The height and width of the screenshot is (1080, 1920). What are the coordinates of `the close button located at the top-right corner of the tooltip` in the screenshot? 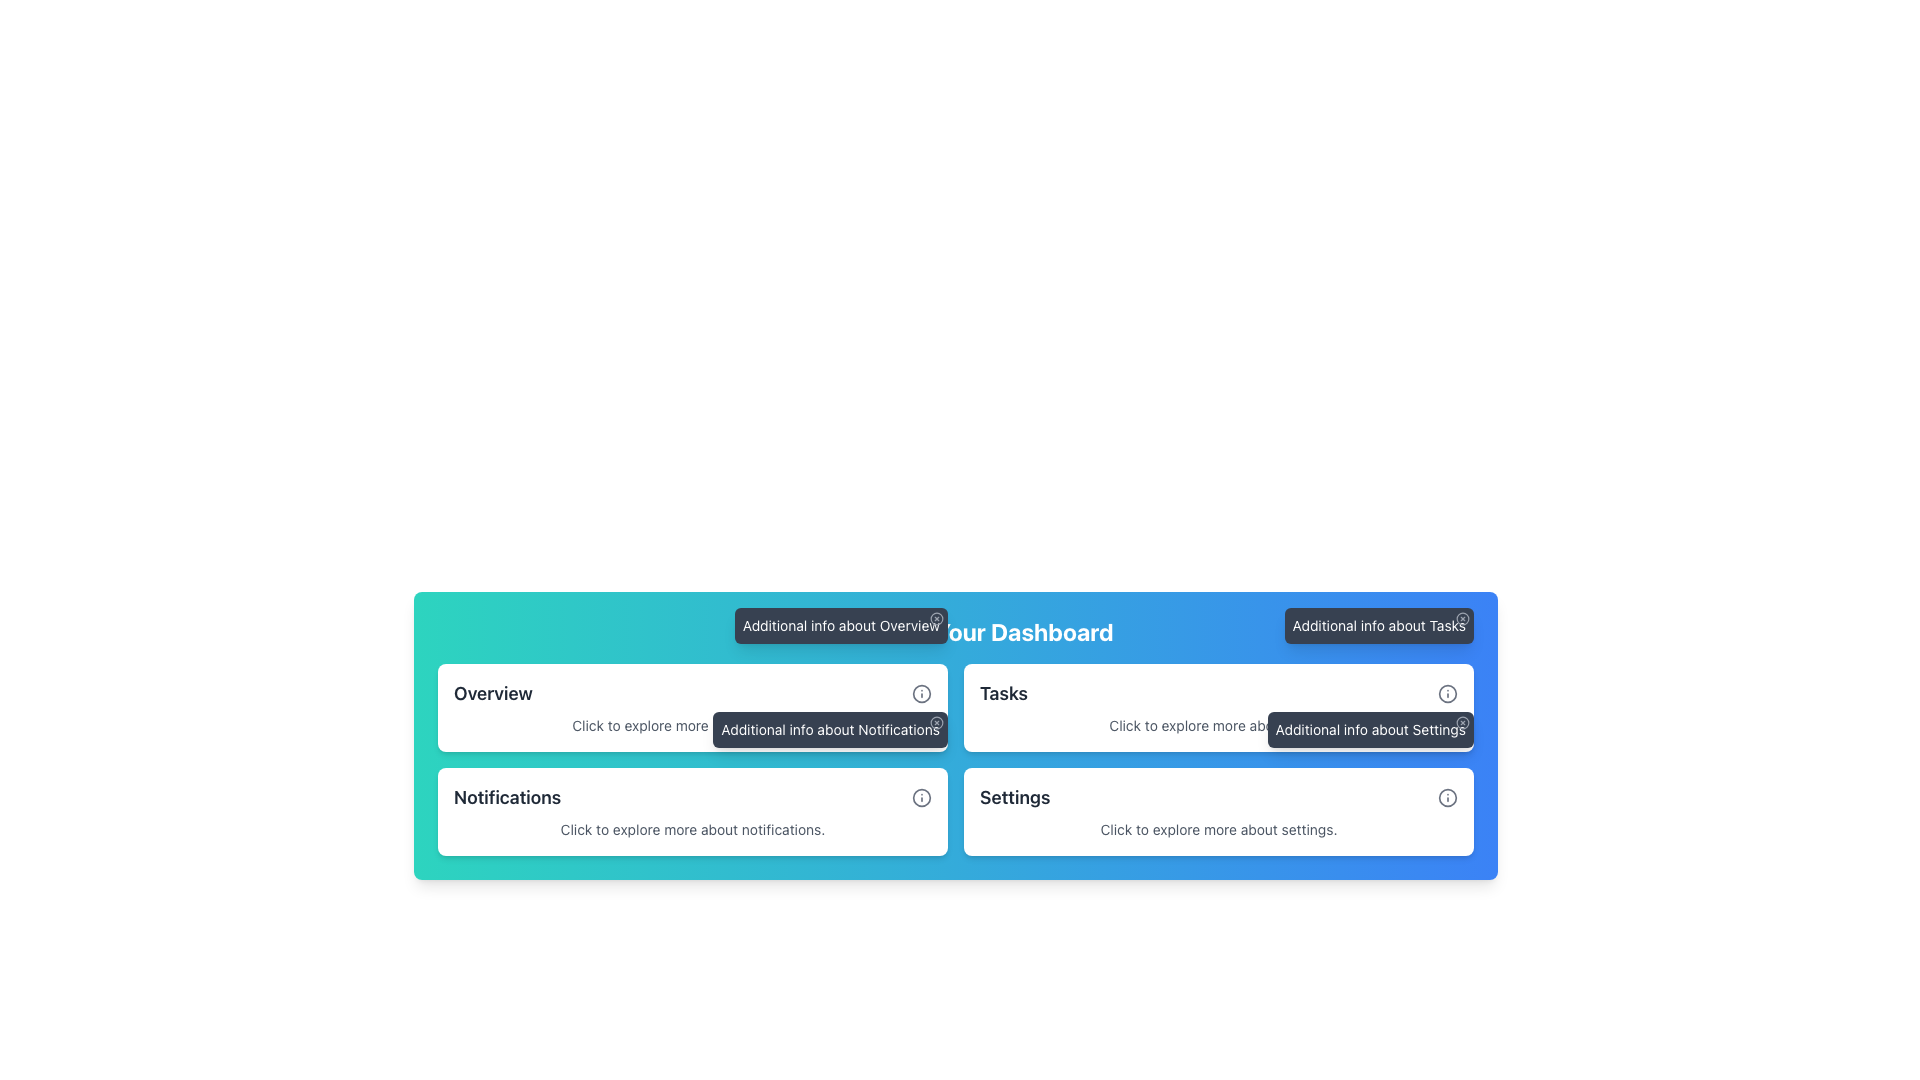 It's located at (1463, 722).